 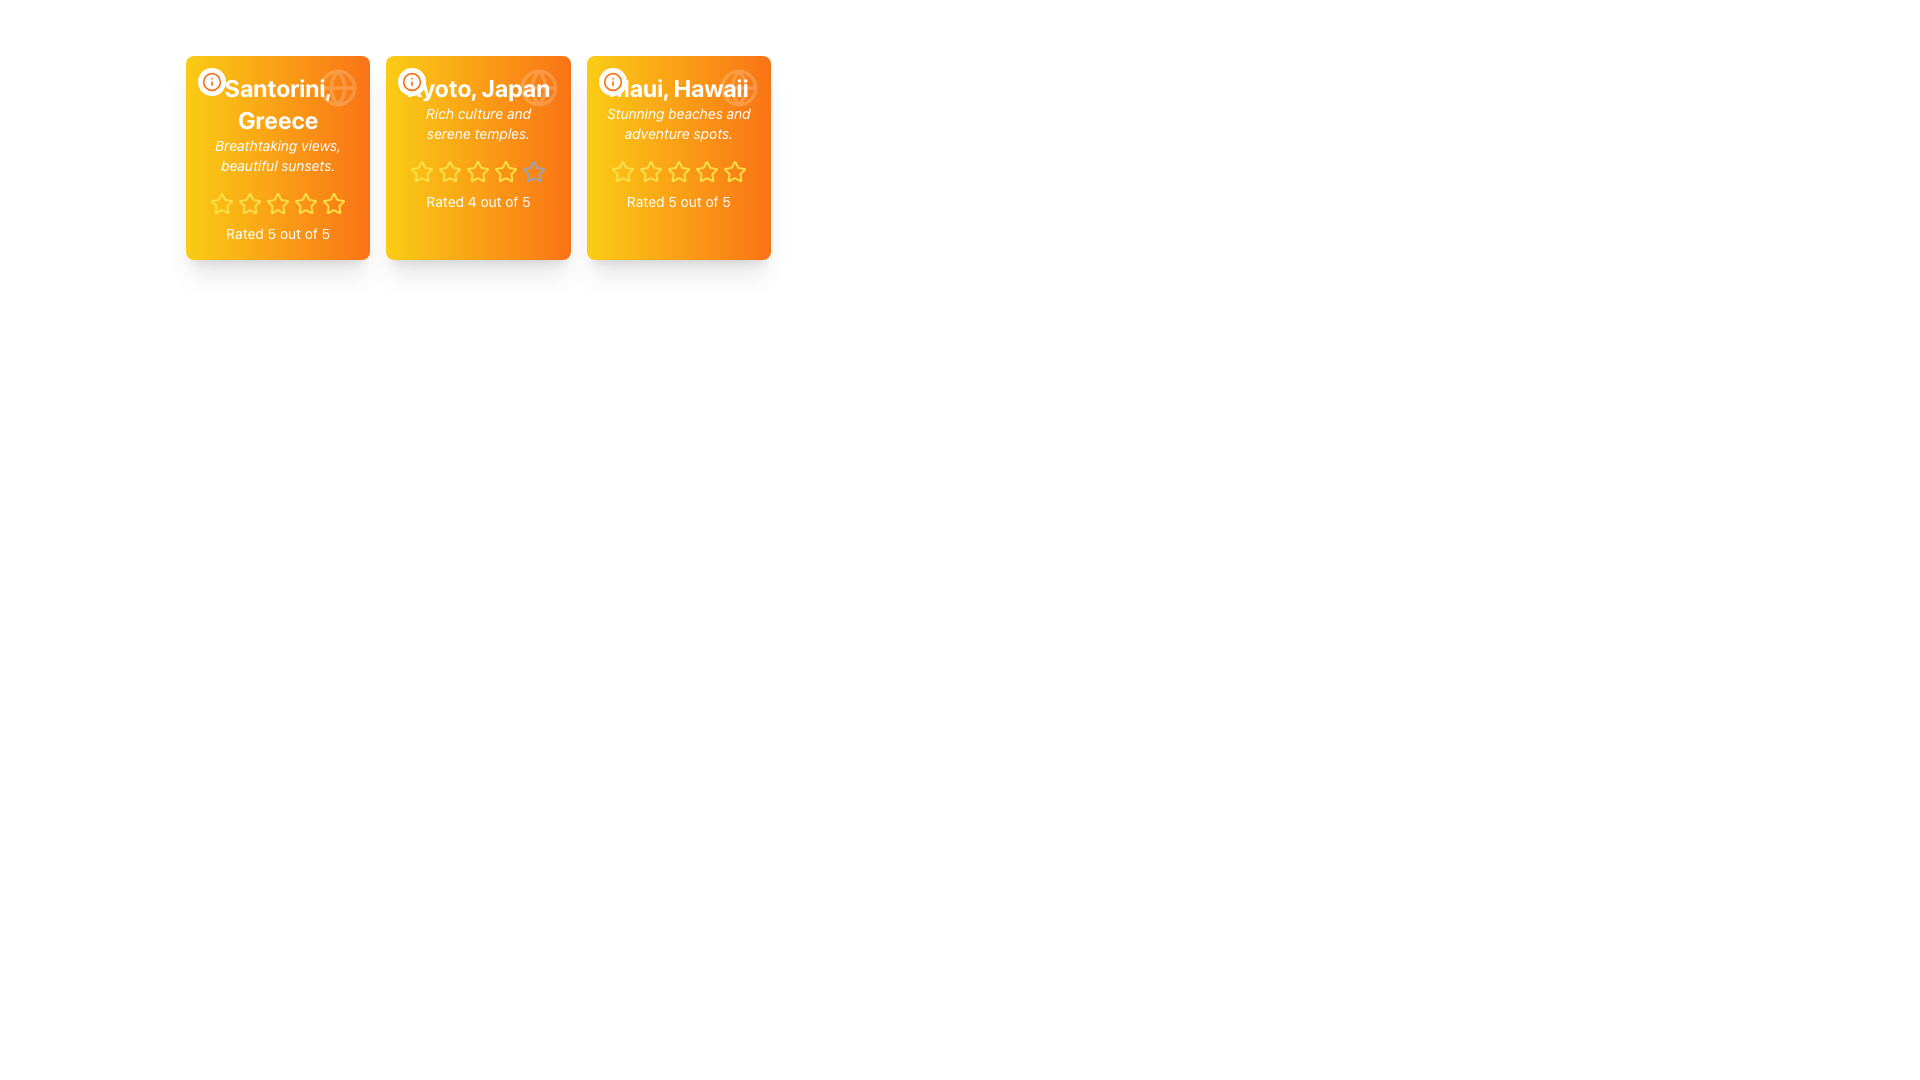 I want to click on the first yellow star icon in the rating system on the 'Maui, Hawaii' card, so click(x=621, y=171).